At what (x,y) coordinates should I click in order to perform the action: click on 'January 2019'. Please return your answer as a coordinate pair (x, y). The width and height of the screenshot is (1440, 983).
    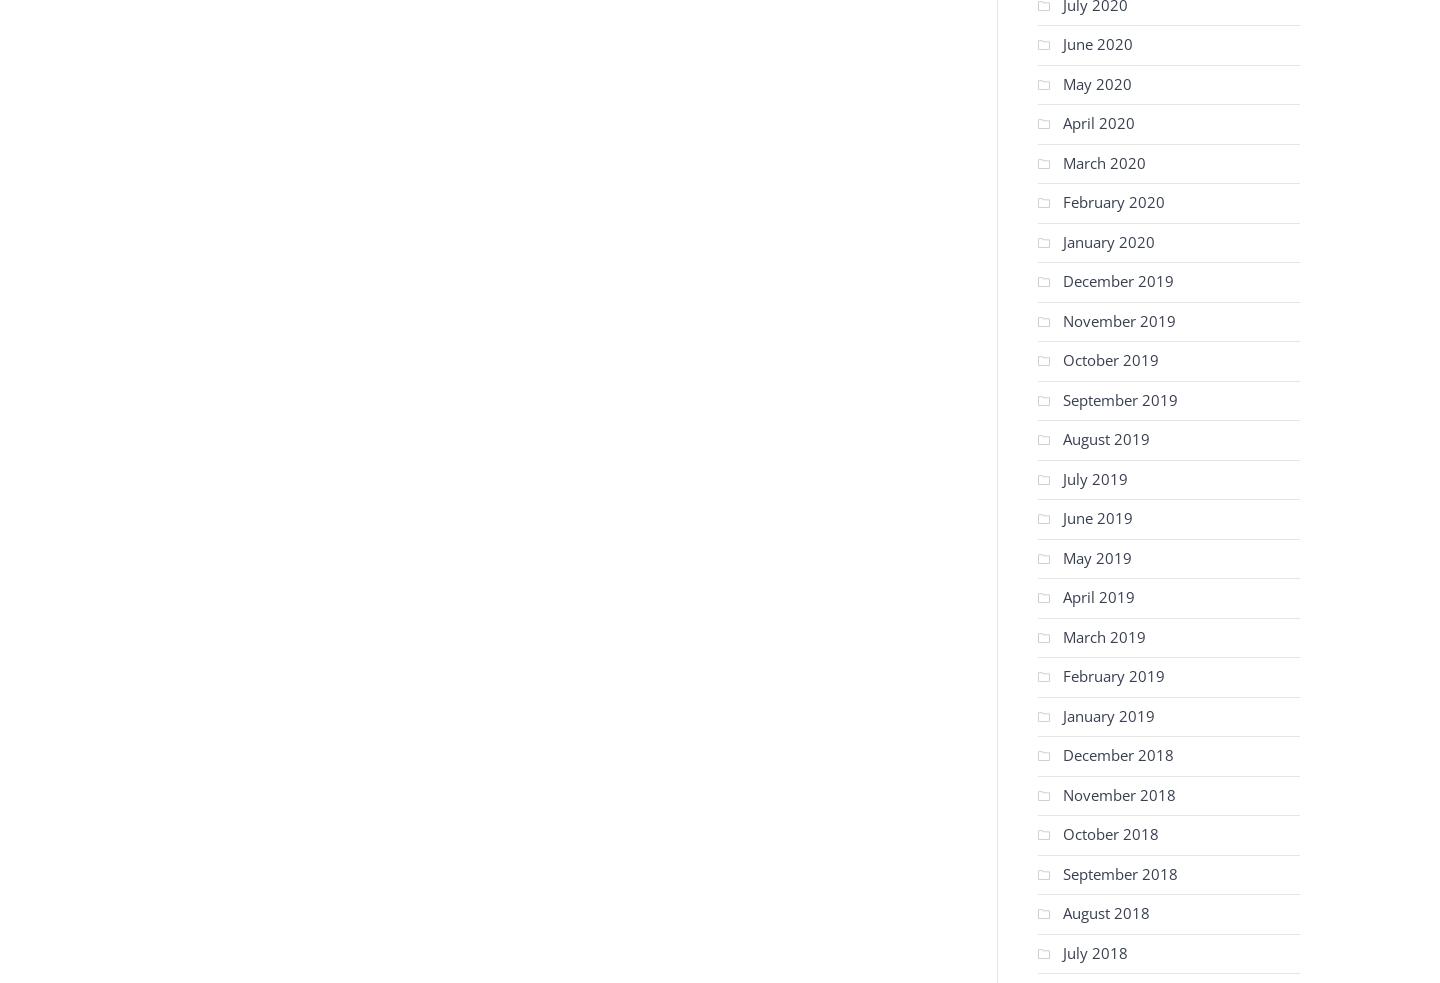
    Looking at the image, I should click on (1107, 714).